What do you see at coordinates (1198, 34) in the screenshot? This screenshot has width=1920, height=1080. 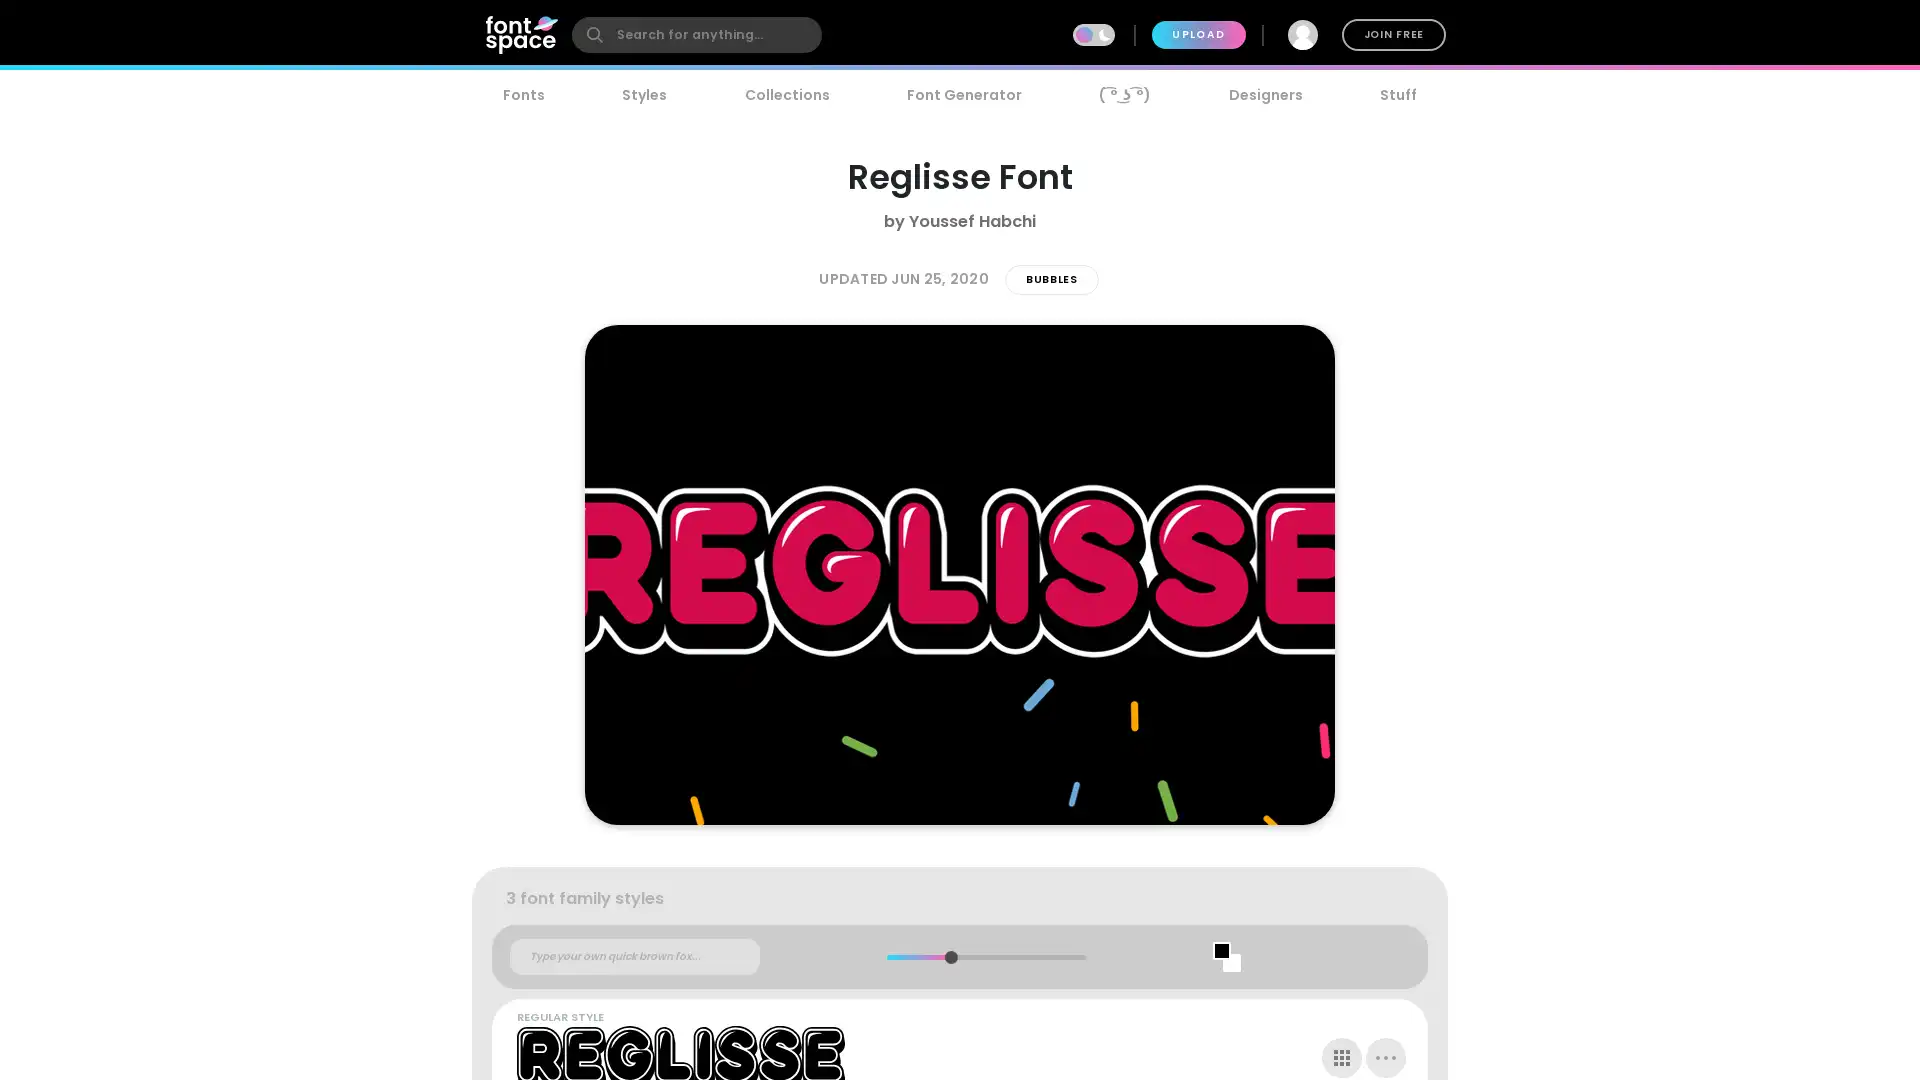 I see `UPLOAD` at bounding box center [1198, 34].